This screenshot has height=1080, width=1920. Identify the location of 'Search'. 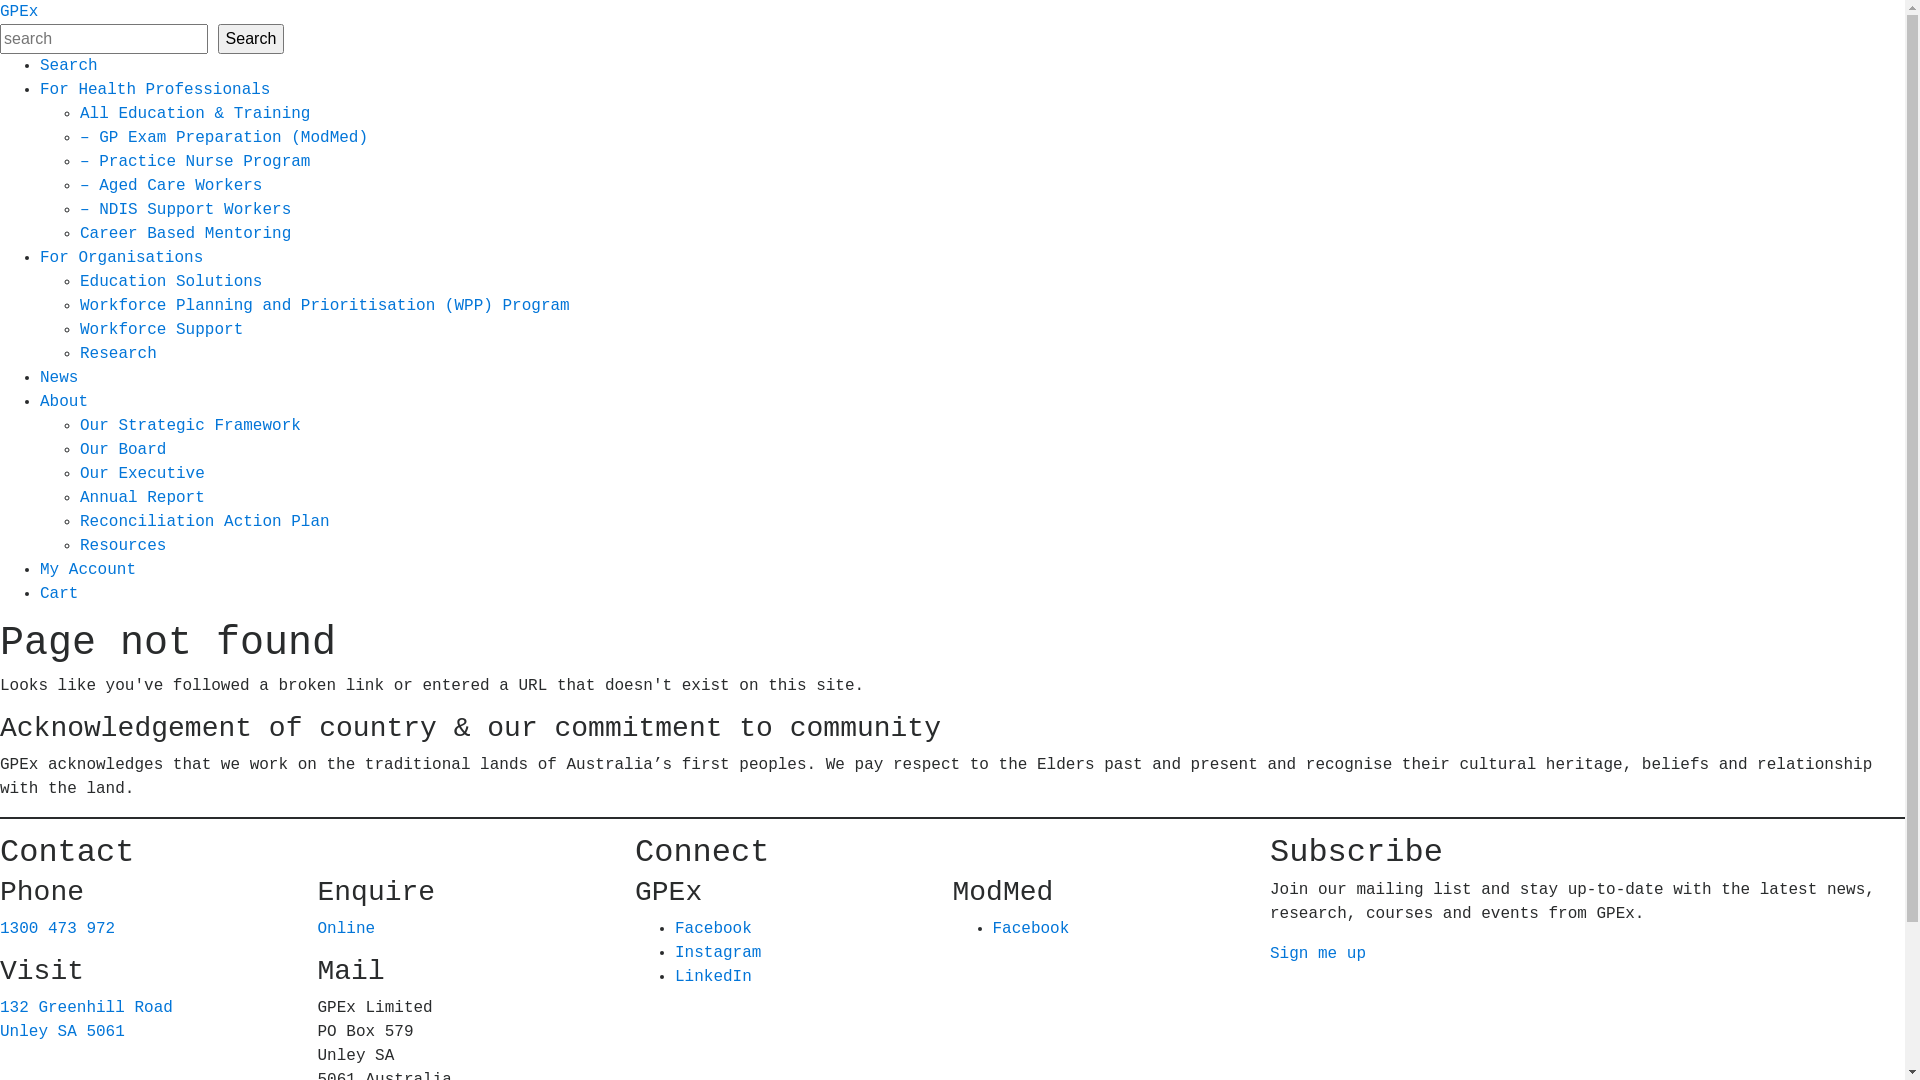
(217, 38).